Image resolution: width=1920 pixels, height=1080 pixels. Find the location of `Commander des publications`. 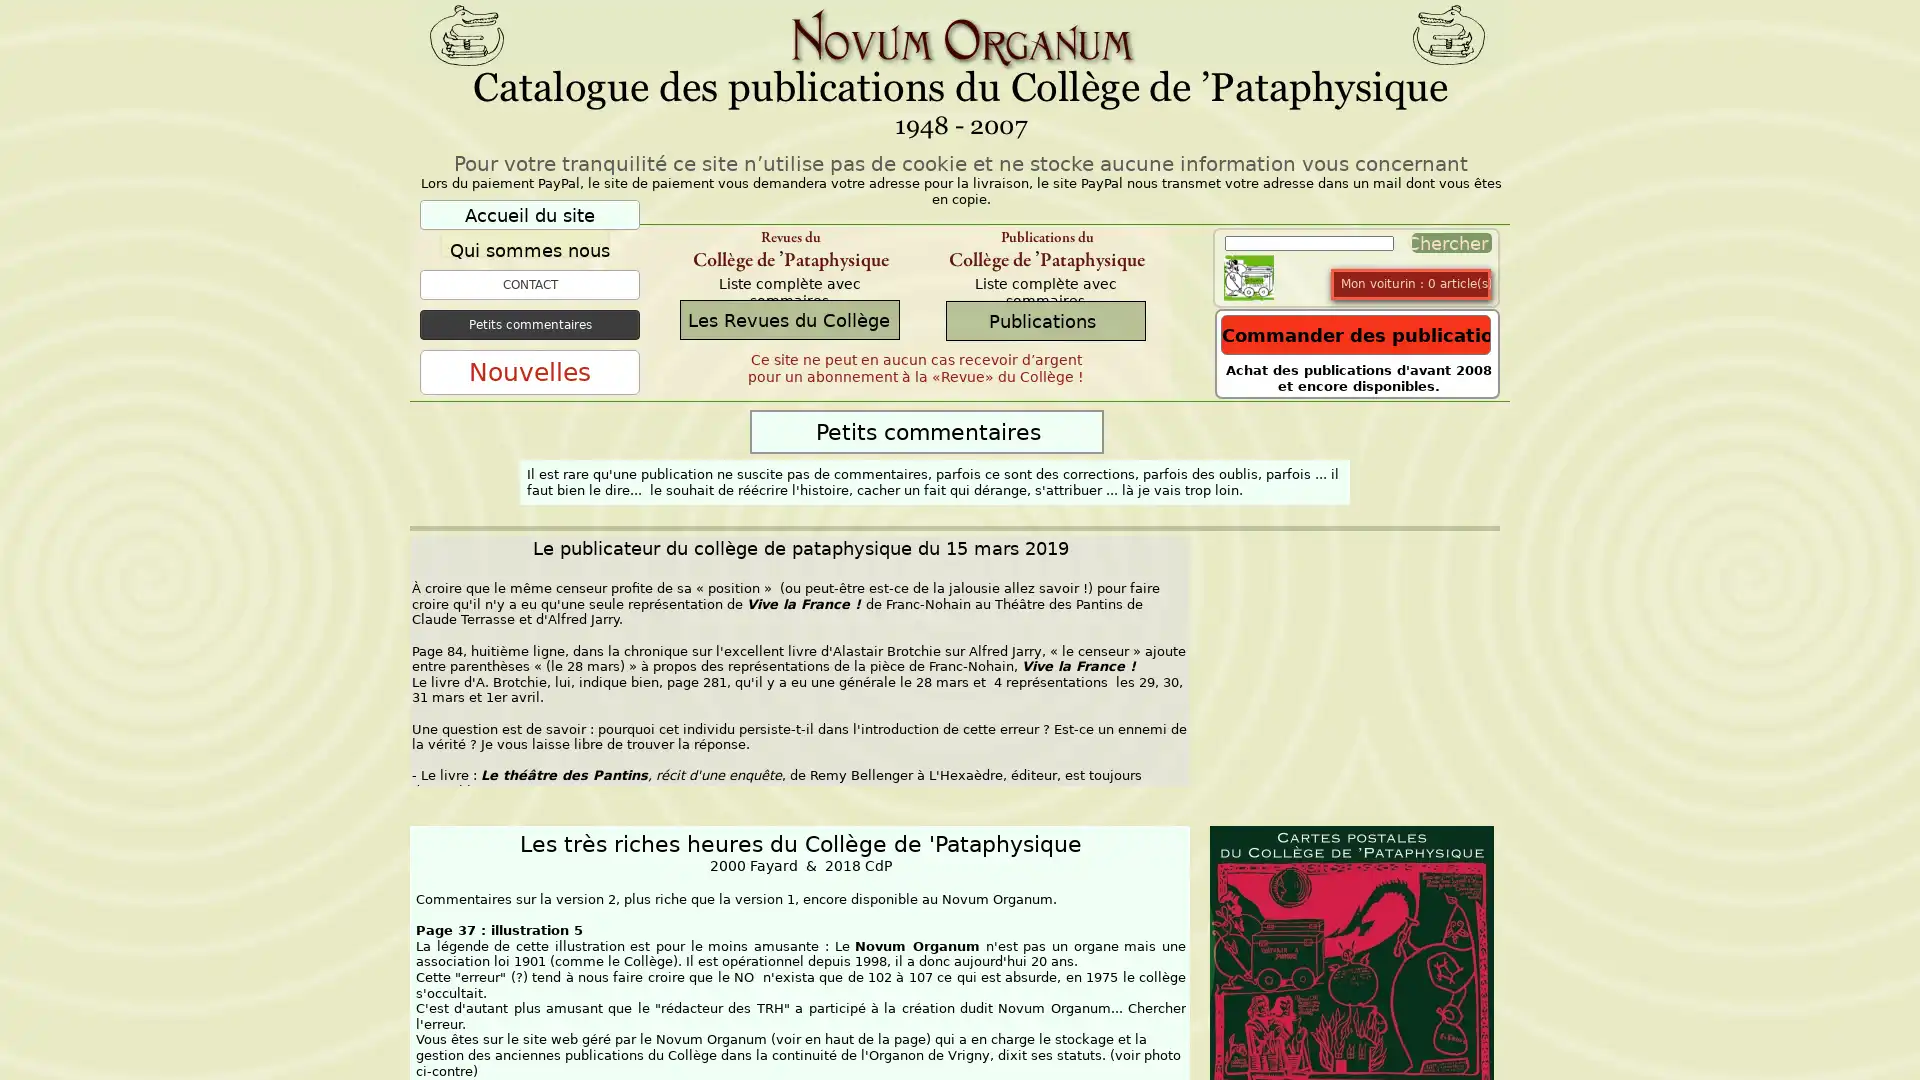

Commander des publications is located at coordinates (1356, 334).